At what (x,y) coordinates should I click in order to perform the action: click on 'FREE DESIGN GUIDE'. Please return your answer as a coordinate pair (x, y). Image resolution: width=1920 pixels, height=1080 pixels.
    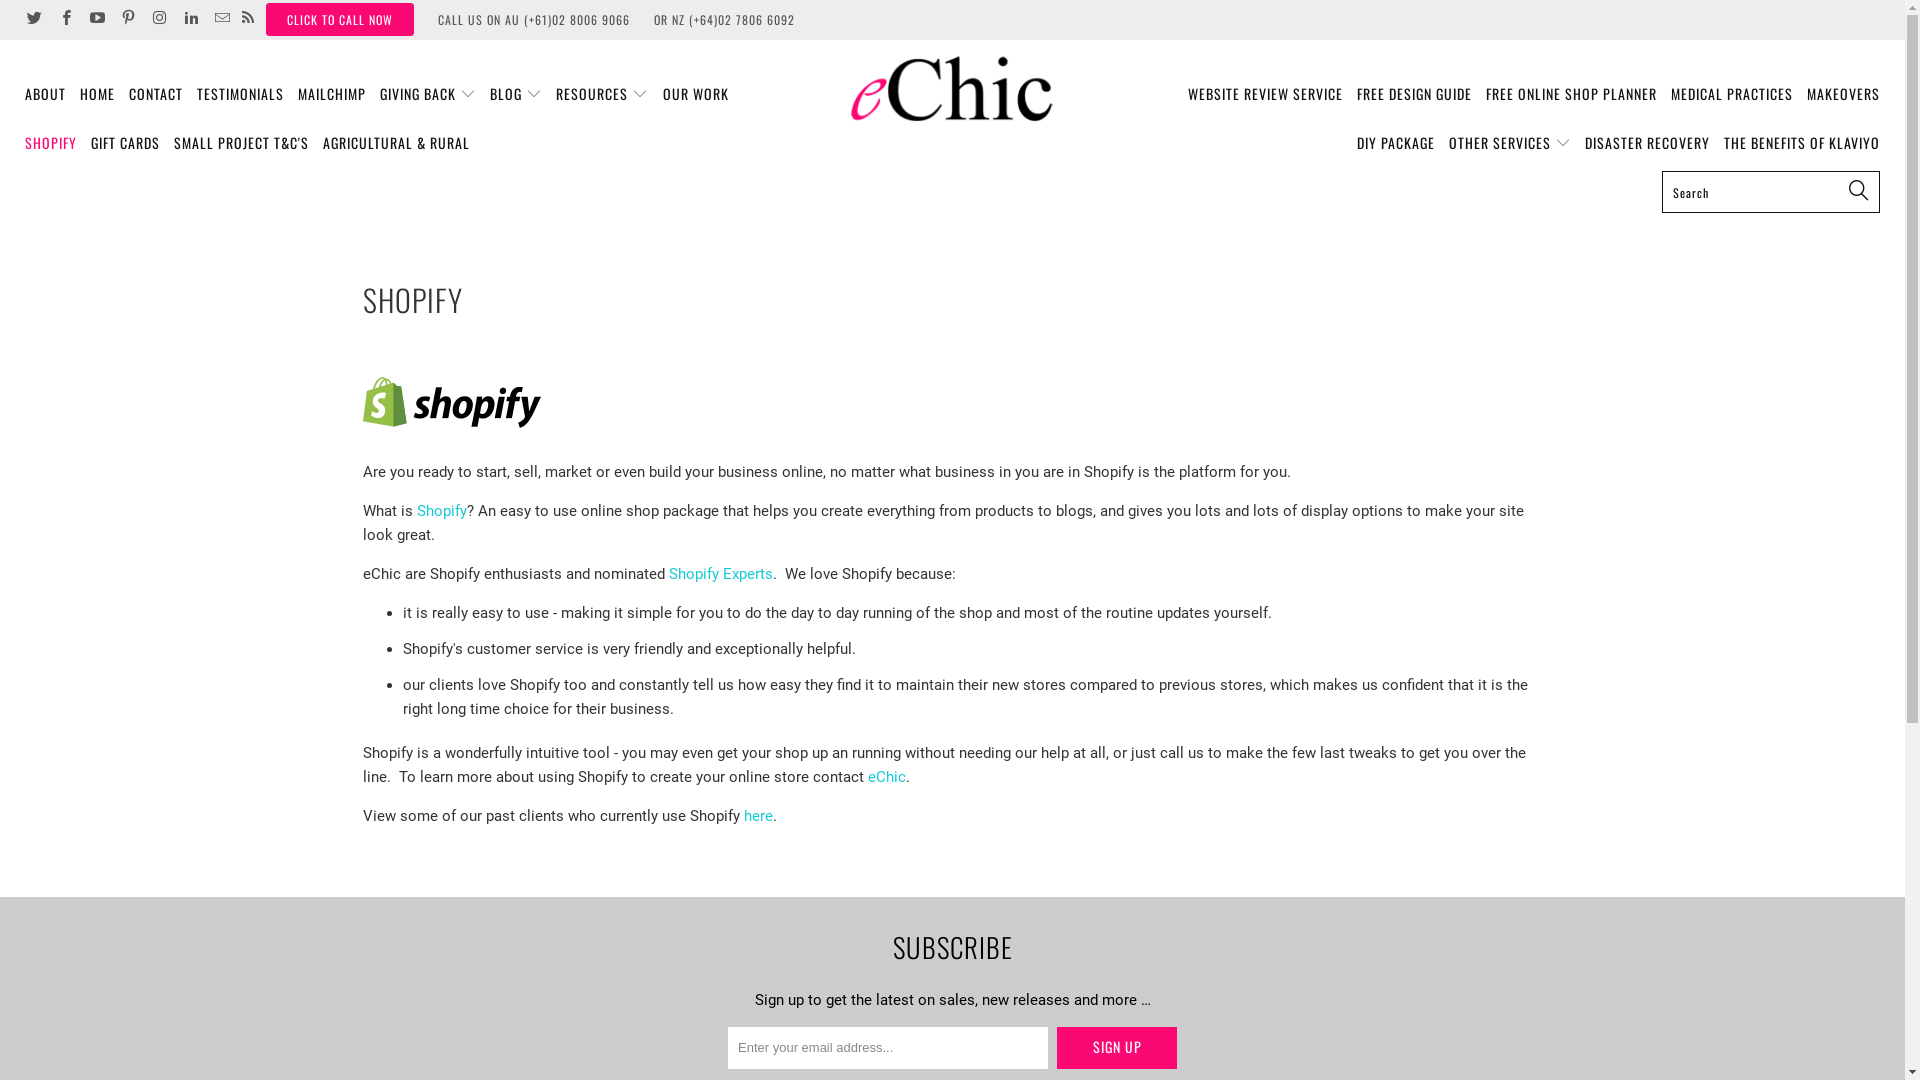
    Looking at the image, I should click on (1413, 94).